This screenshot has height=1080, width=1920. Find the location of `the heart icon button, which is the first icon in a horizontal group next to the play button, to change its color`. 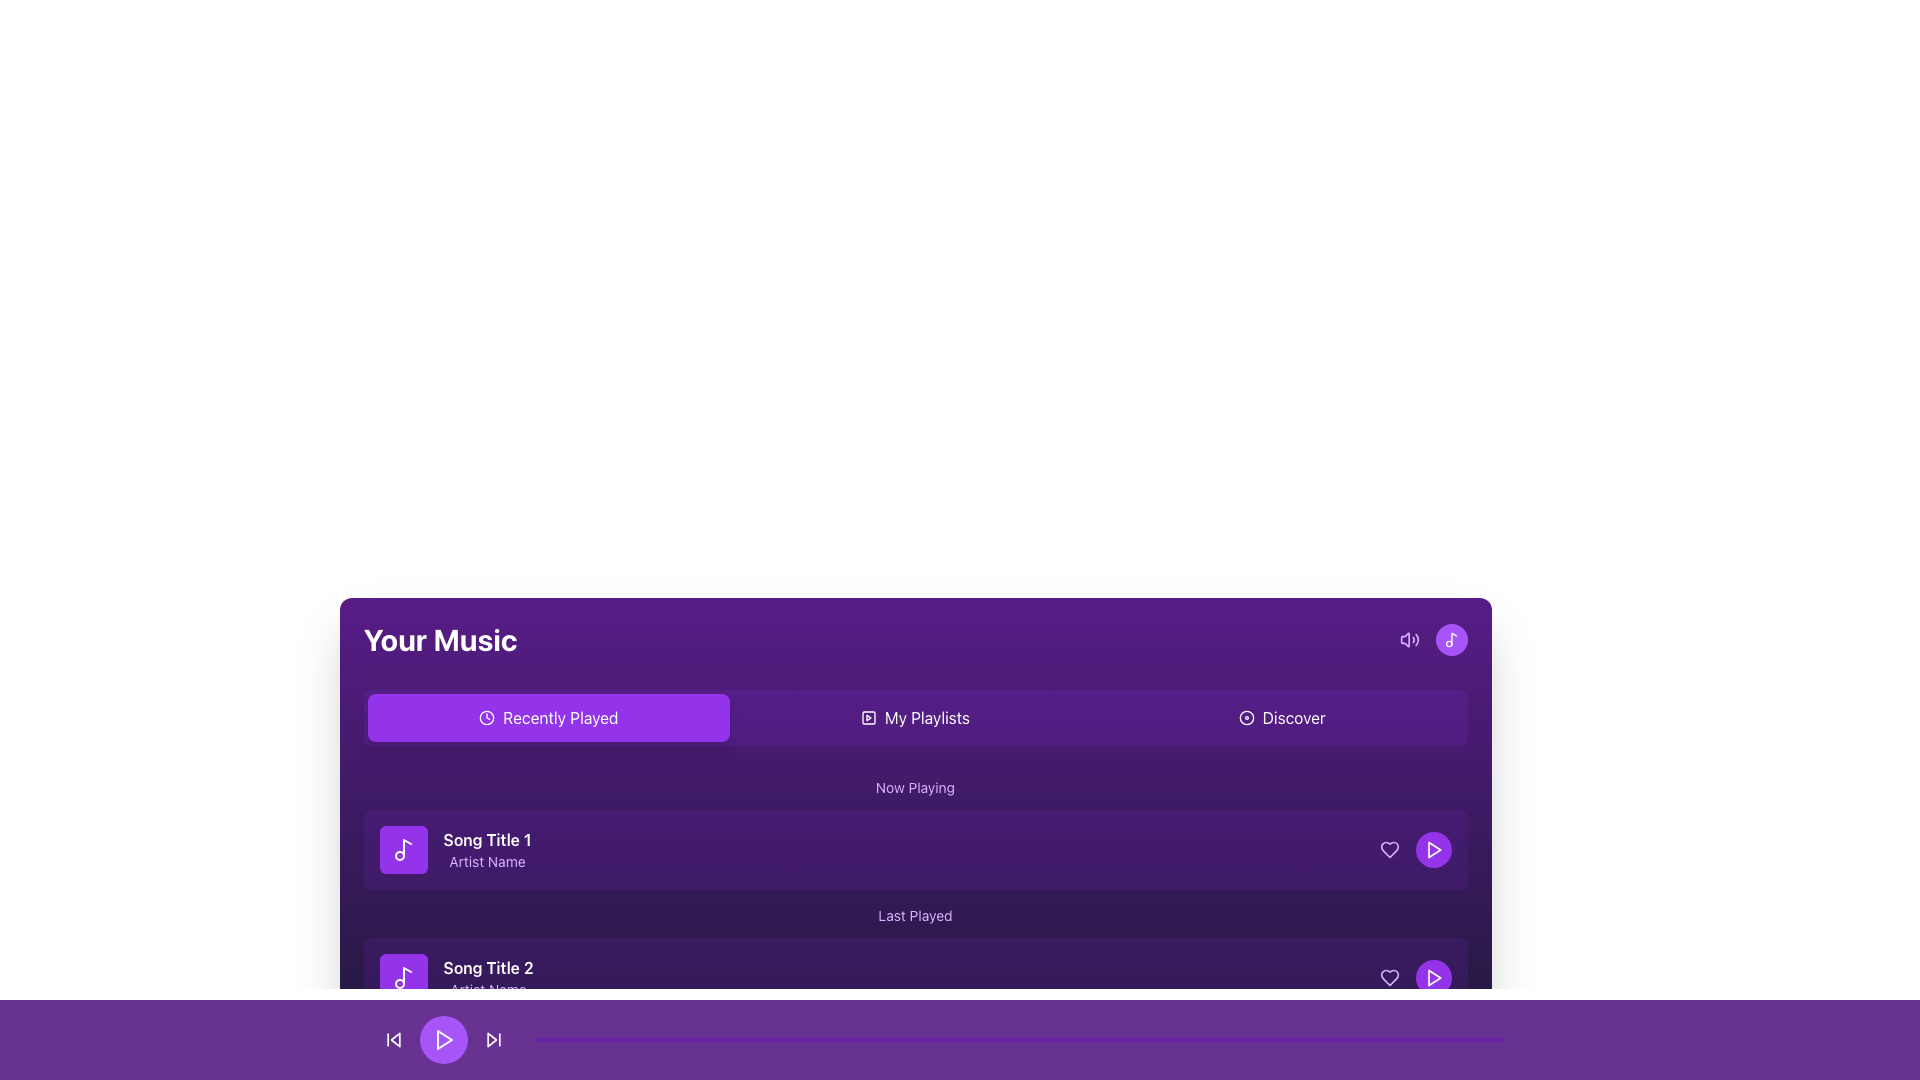

the heart icon button, which is the first icon in a horizontal group next to the play button, to change its color is located at coordinates (1388, 849).